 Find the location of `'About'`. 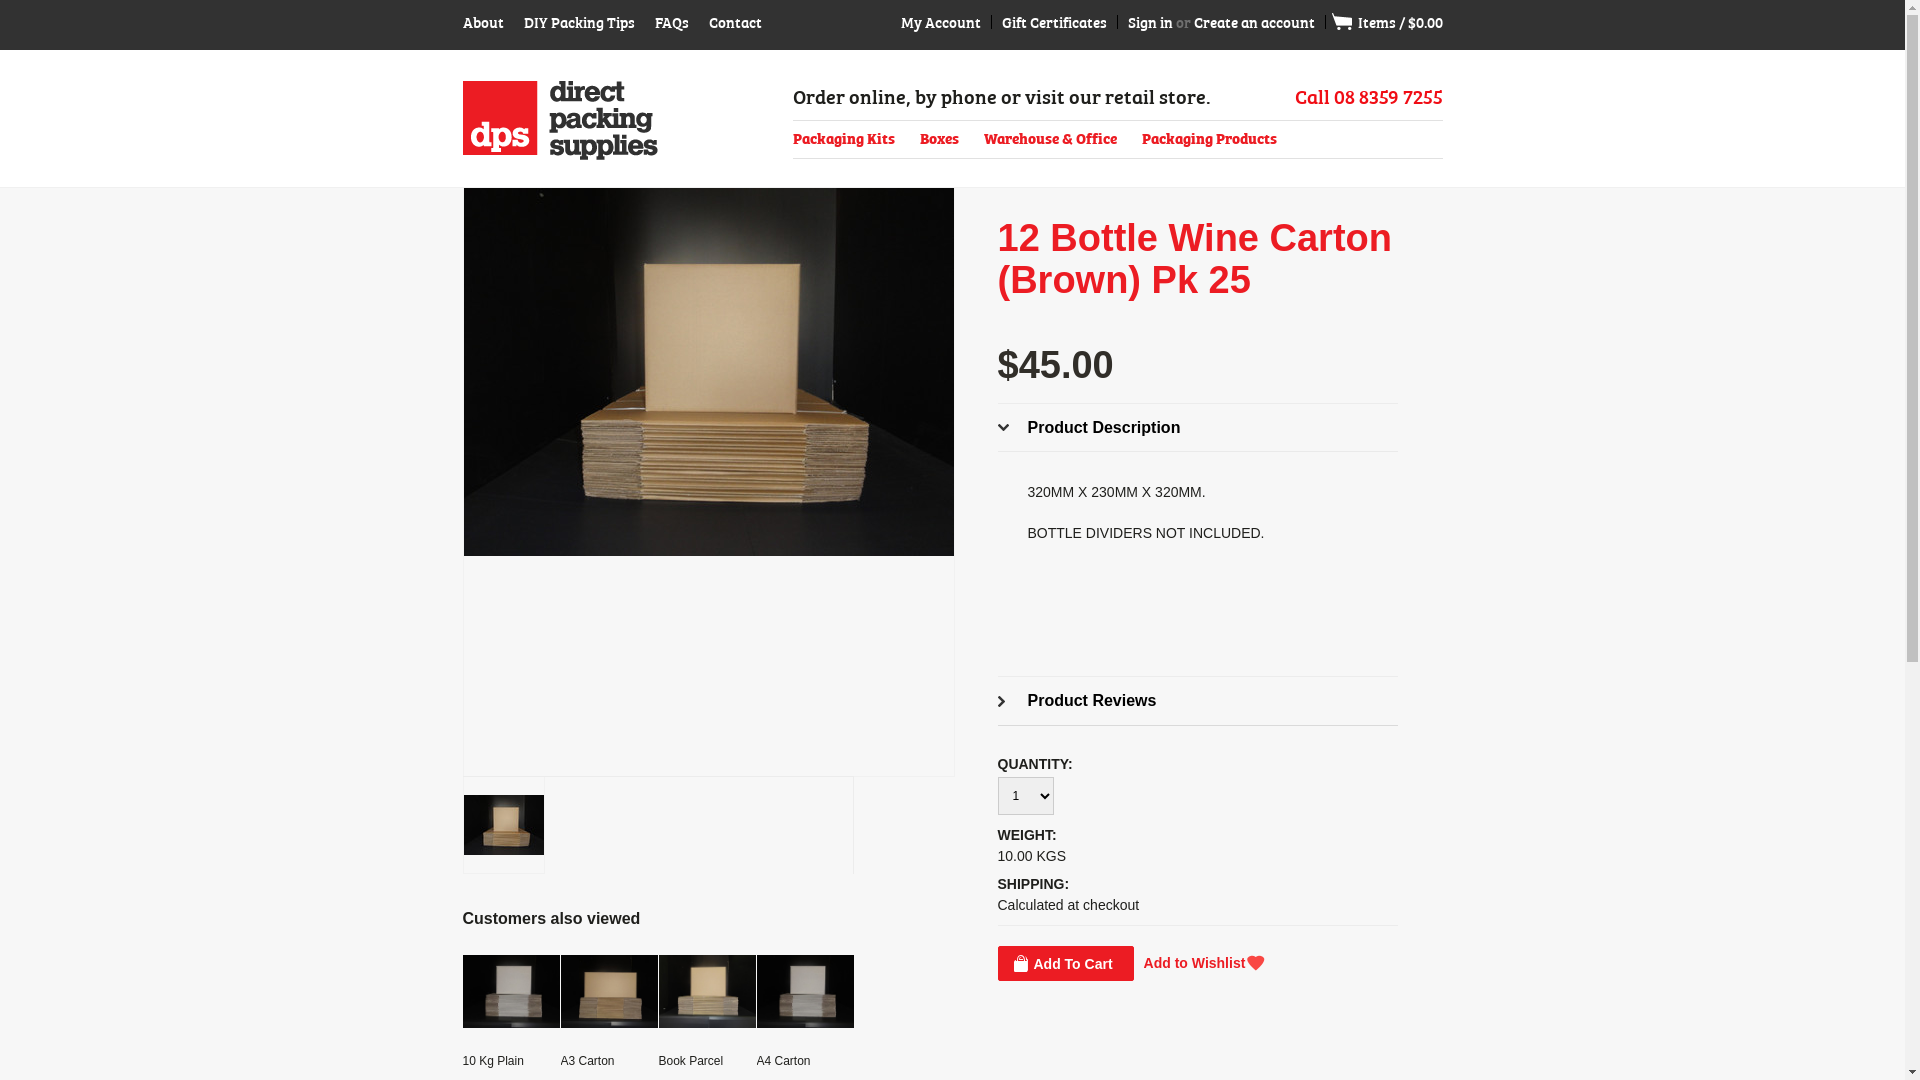

'About' is located at coordinates (482, 21).